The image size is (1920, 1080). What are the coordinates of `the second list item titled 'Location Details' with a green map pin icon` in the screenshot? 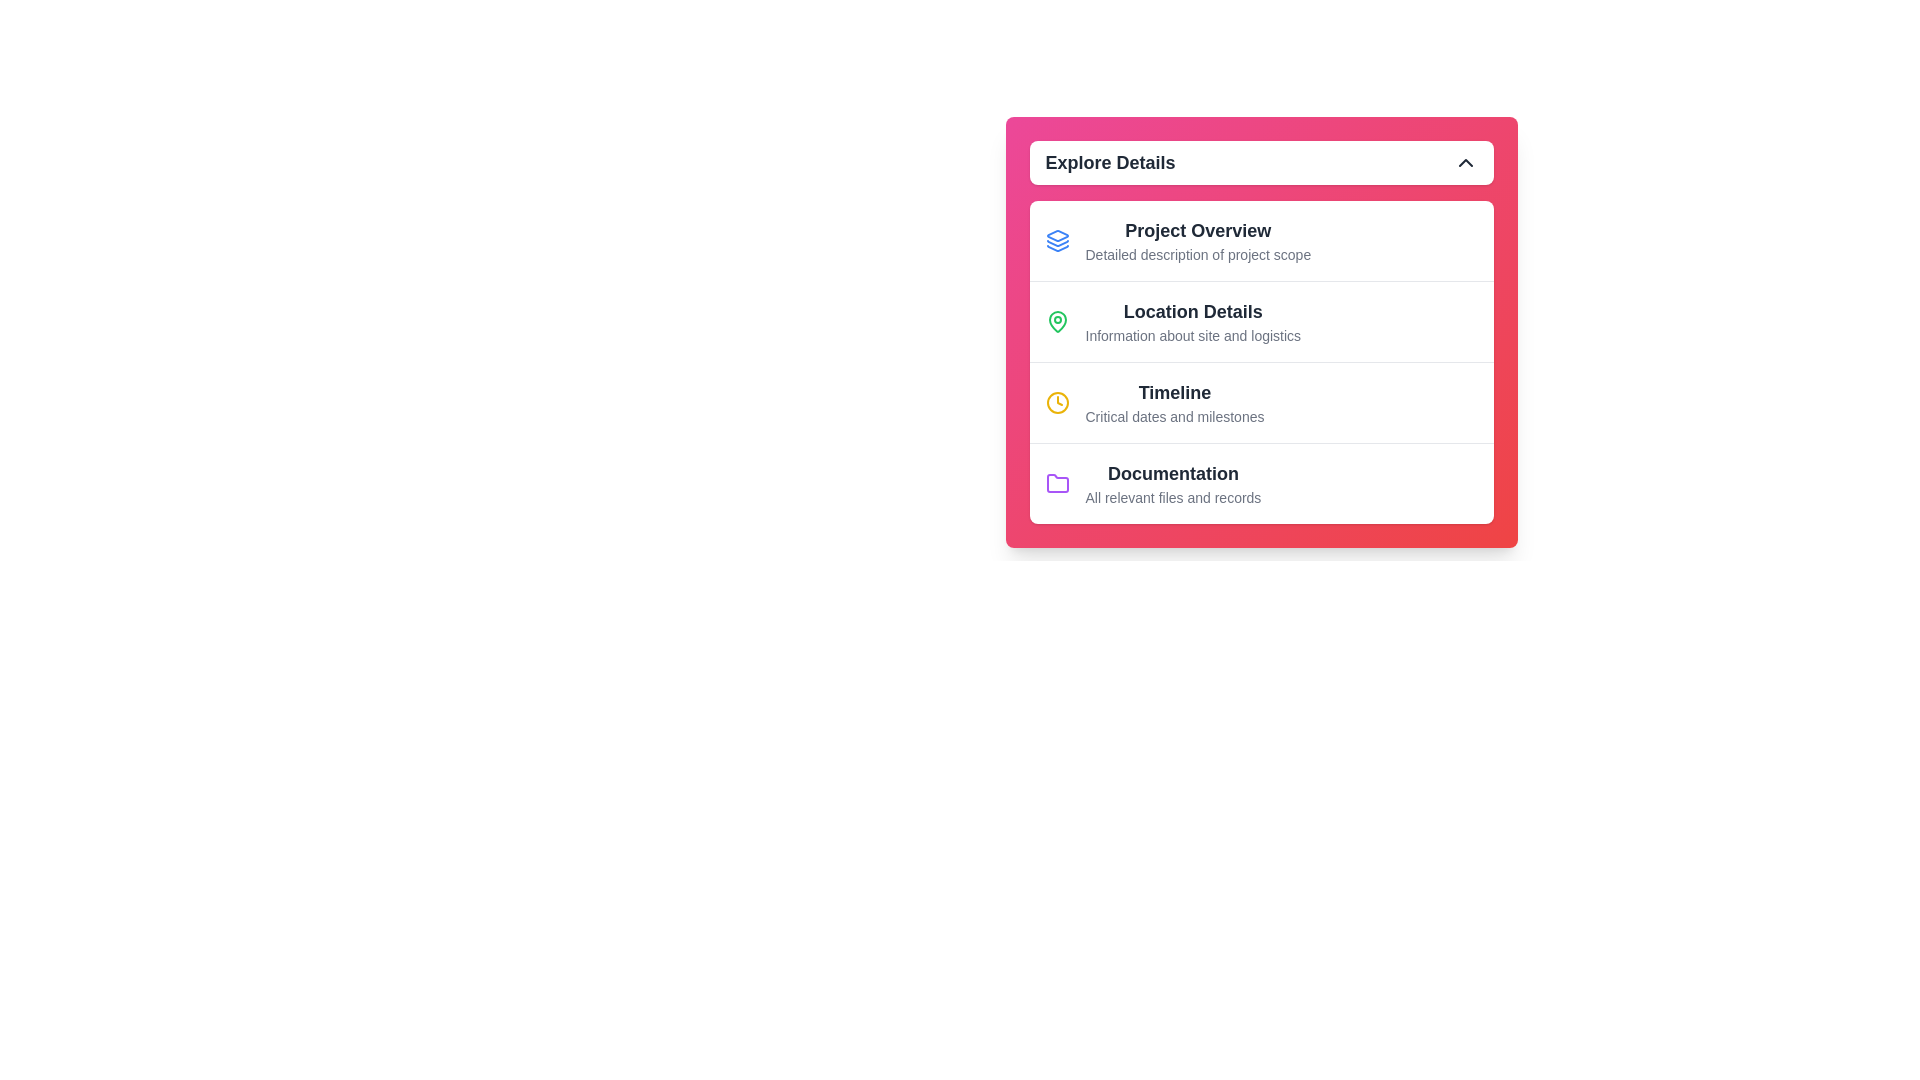 It's located at (1260, 320).